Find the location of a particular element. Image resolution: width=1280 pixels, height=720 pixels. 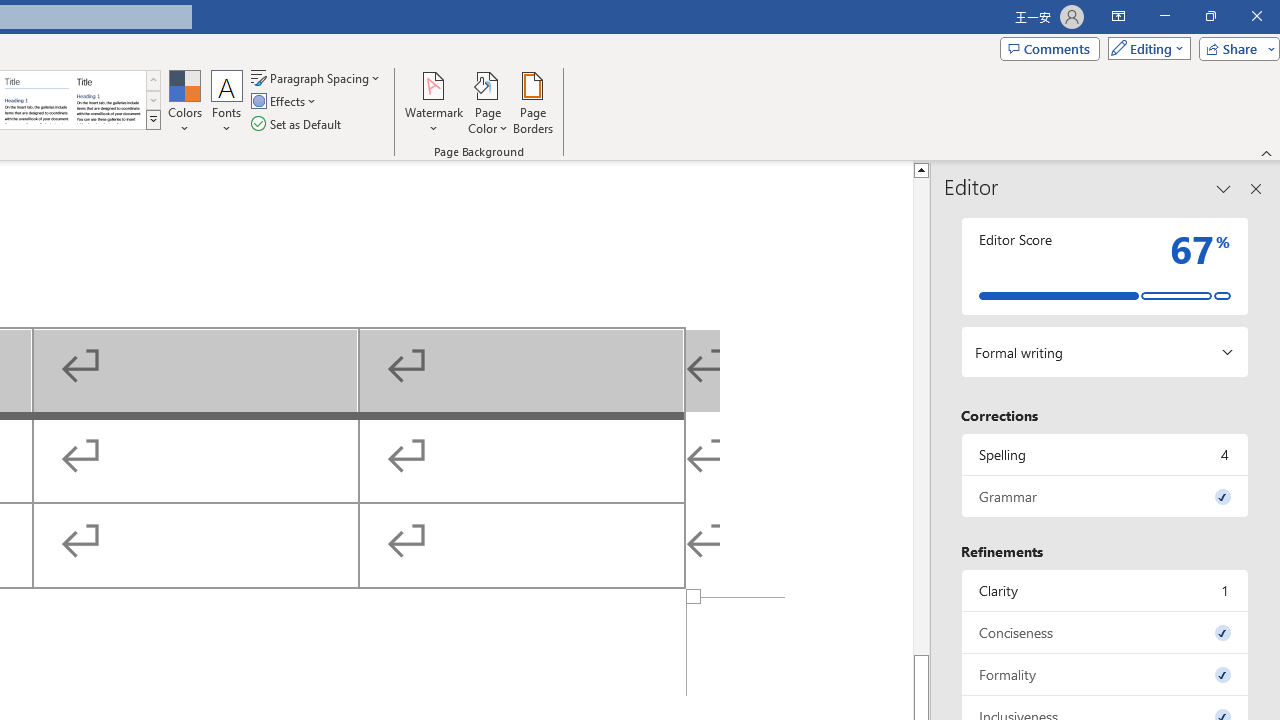

'Fonts' is located at coordinates (227, 103).